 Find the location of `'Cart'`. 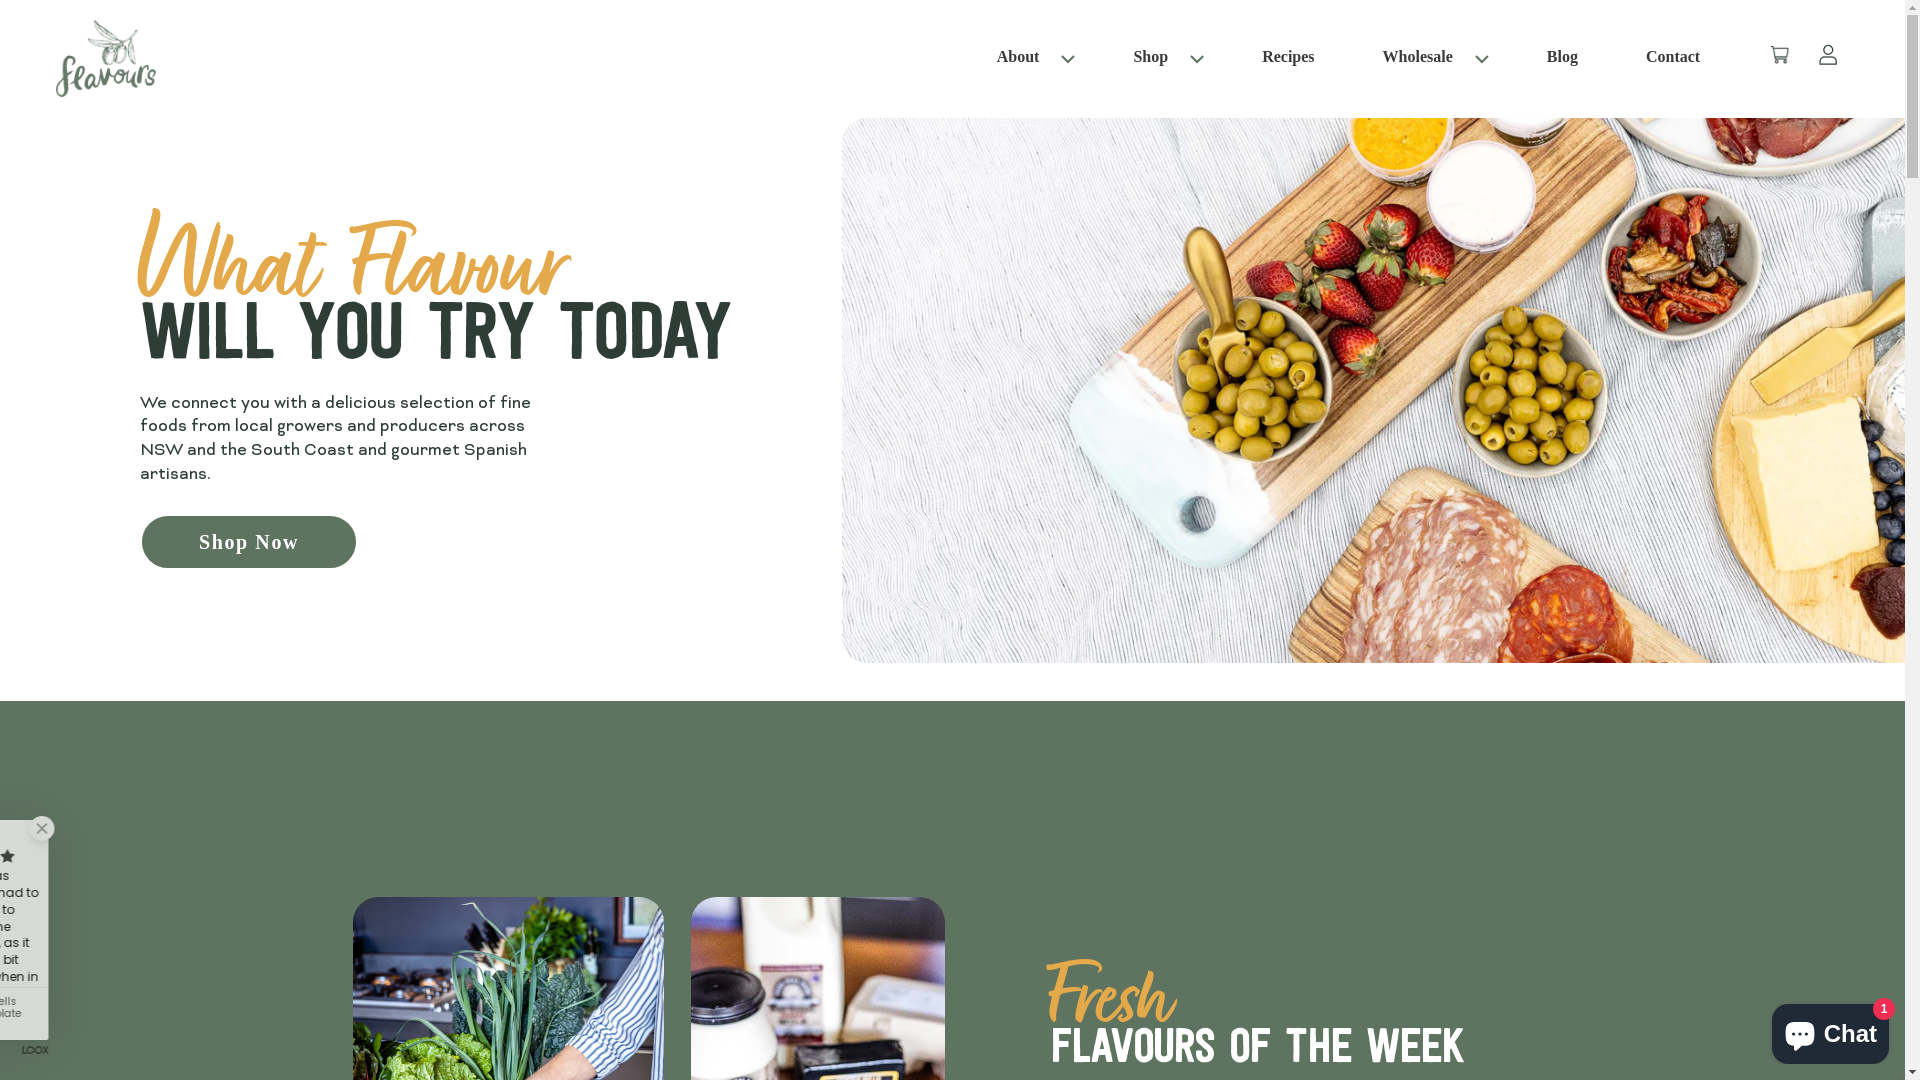

'Cart' is located at coordinates (1764, 57).